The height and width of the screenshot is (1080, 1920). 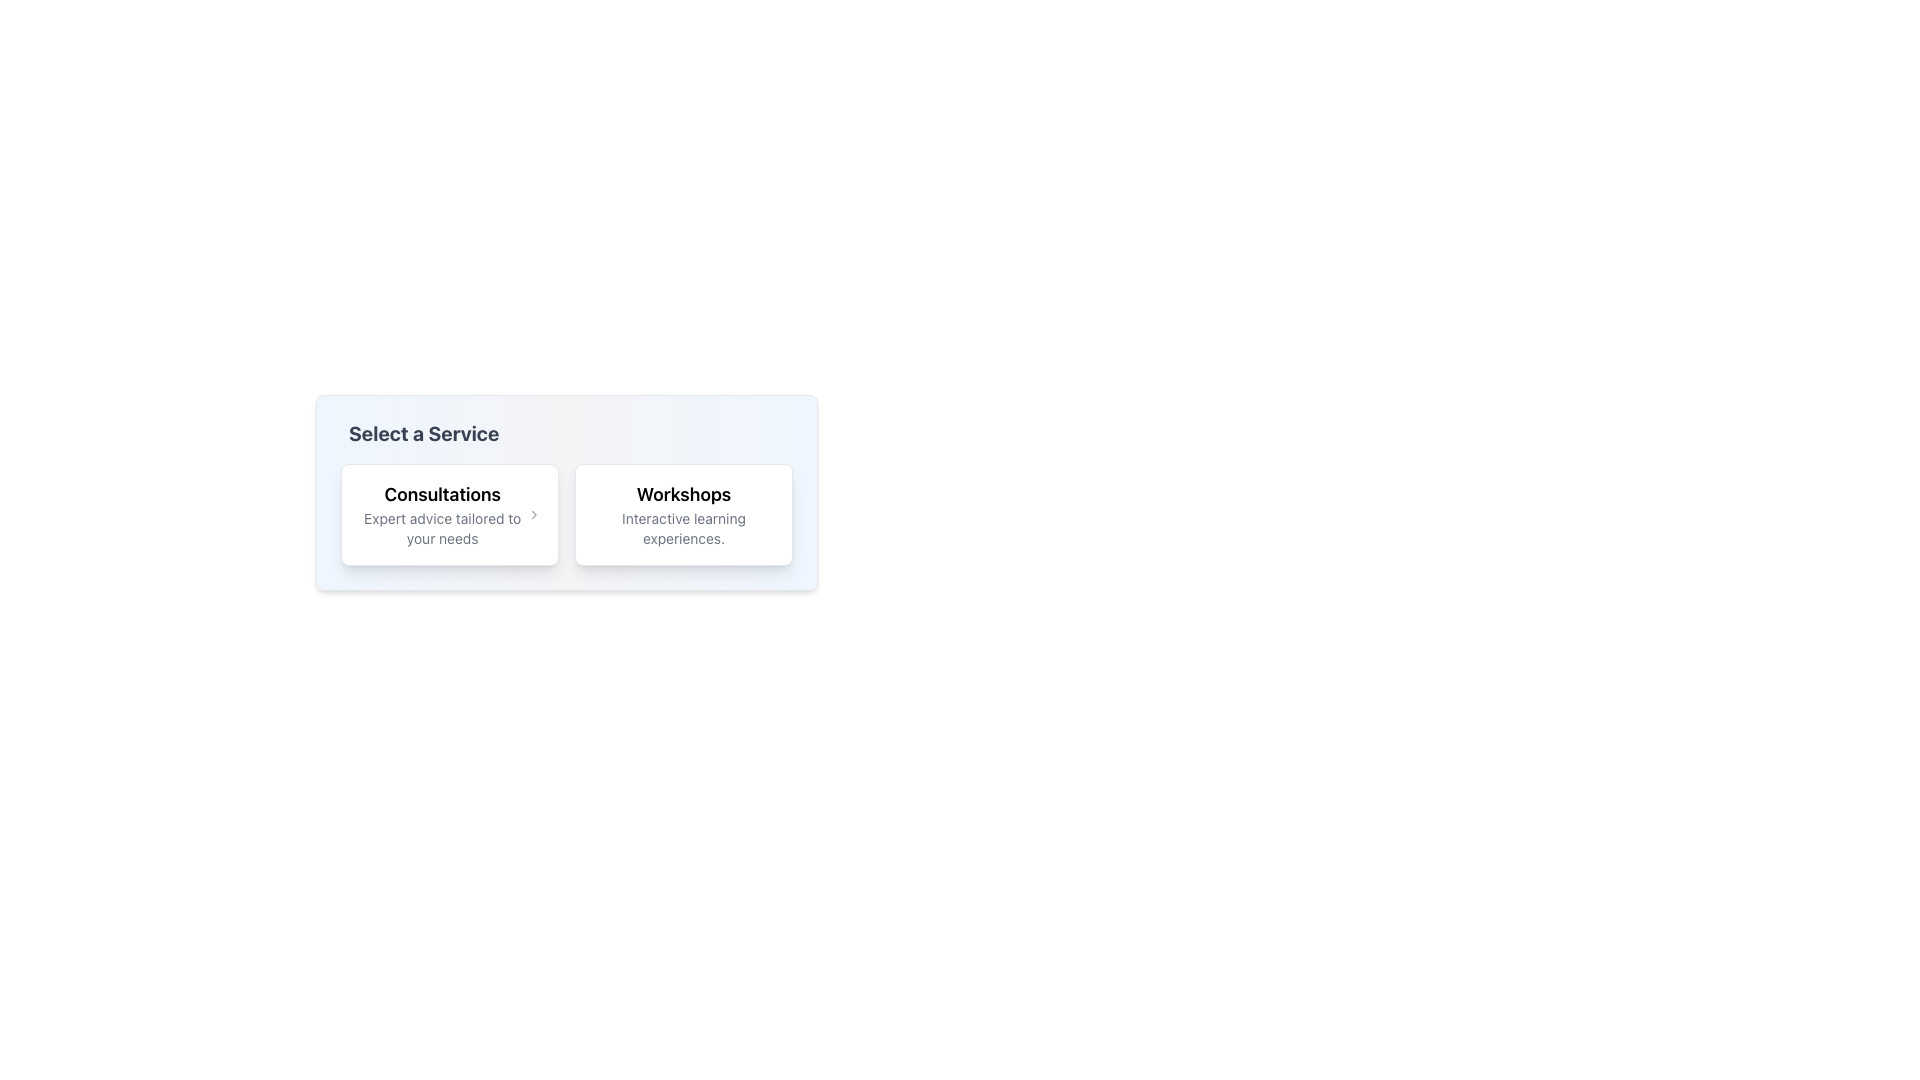 What do you see at coordinates (684, 514) in the screenshot?
I see `the text block titled 'Workshops' which features a prominent title and a descriptive line, located in the second column of a two-column grid layout` at bounding box center [684, 514].